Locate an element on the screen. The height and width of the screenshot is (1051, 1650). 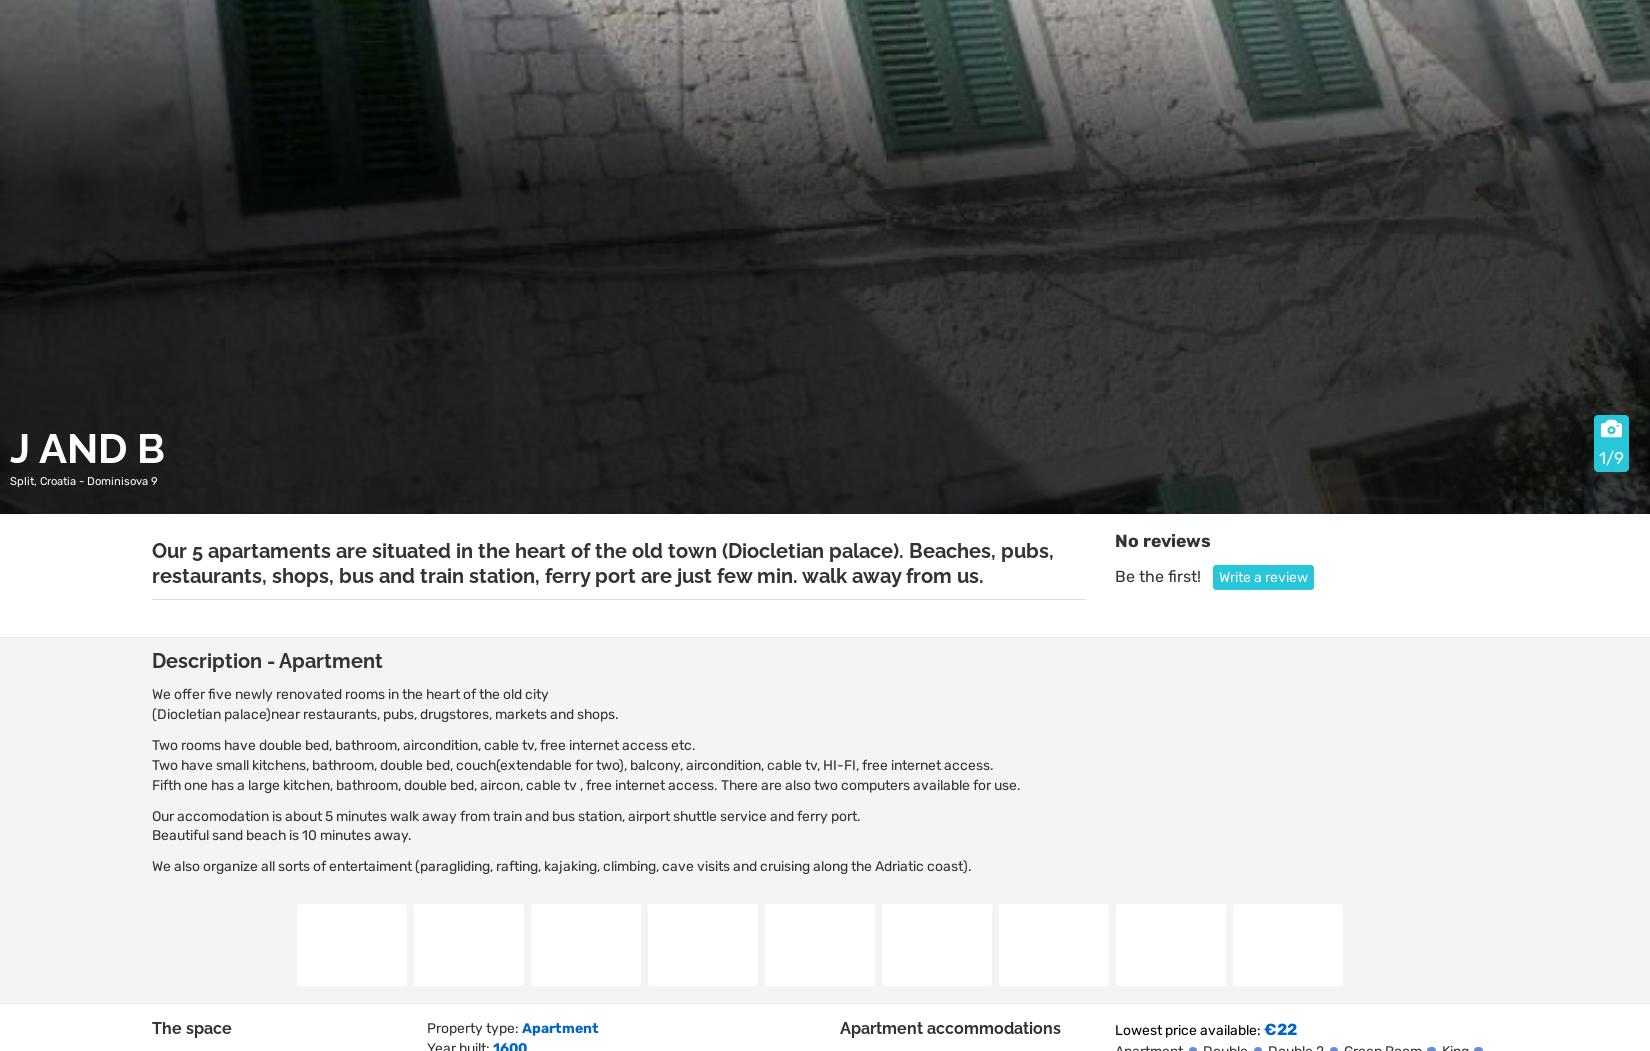
'Fifth one has a large kitchen, bathroom, double bed, aircon, cable tv , free internet access. There are also two computers available for use.' is located at coordinates (585, 783).